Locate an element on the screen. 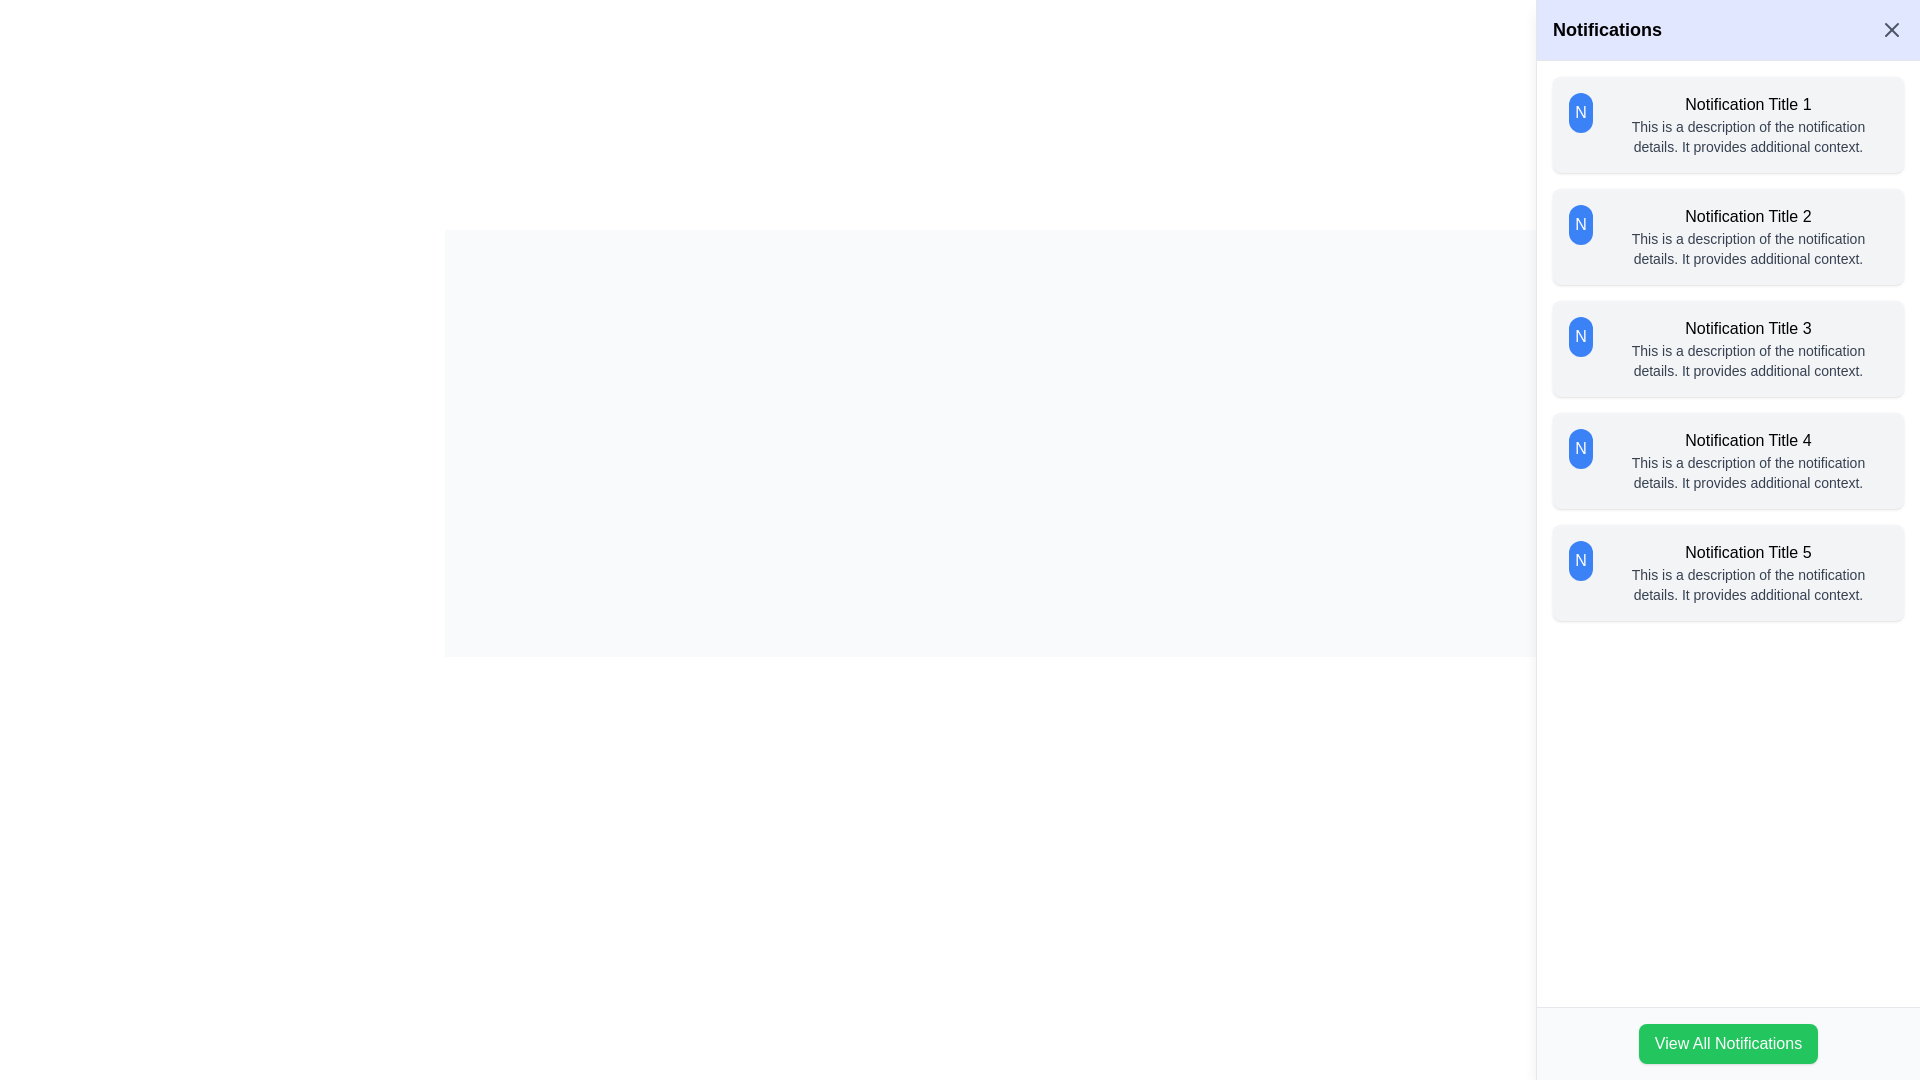  the decorative icon positioned on the left side of the second notification card in the vertical list of notifications is located at coordinates (1579, 224).